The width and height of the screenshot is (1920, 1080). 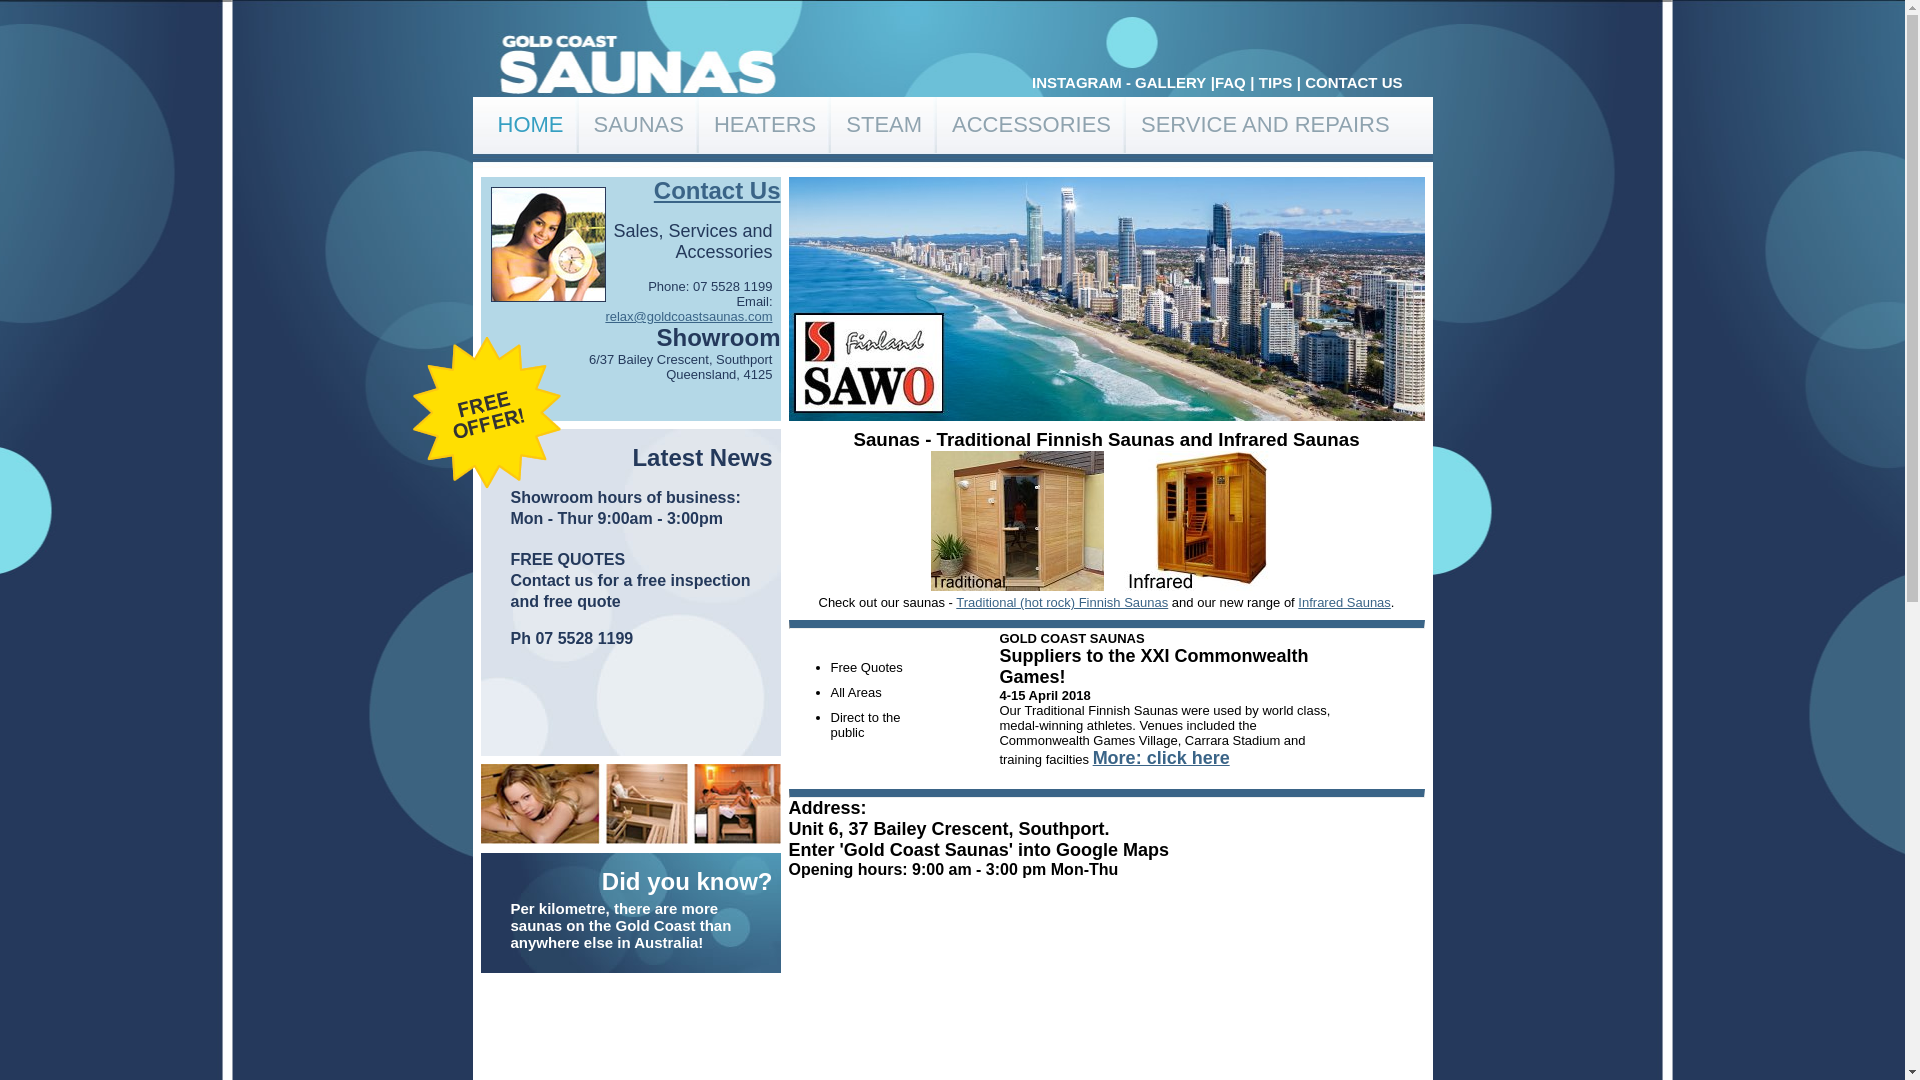 I want to click on 'FAQ', so click(x=1229, y=81).